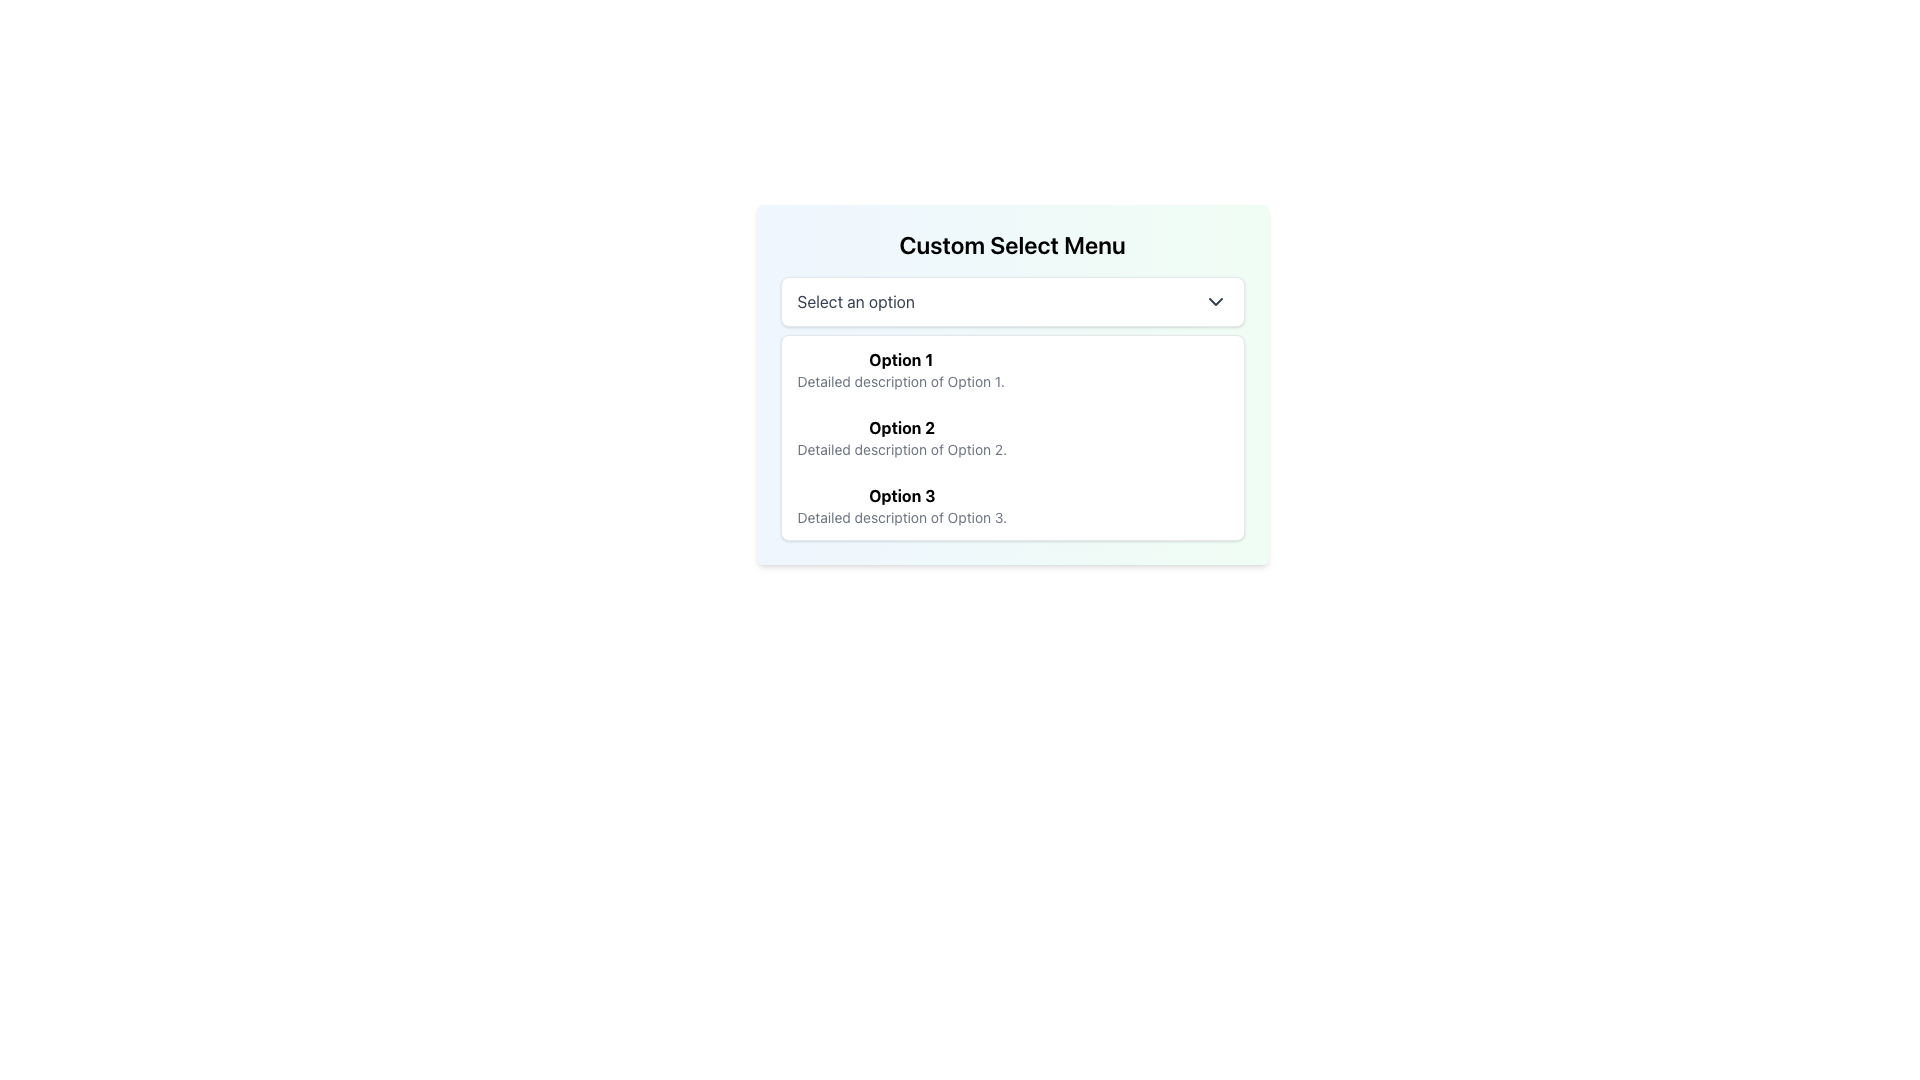  What do you see at coordinates (1012, 301) in the screenshot?
I see `the dropdown button labeled 'Select an option'` at bounding box center [1012, 301].